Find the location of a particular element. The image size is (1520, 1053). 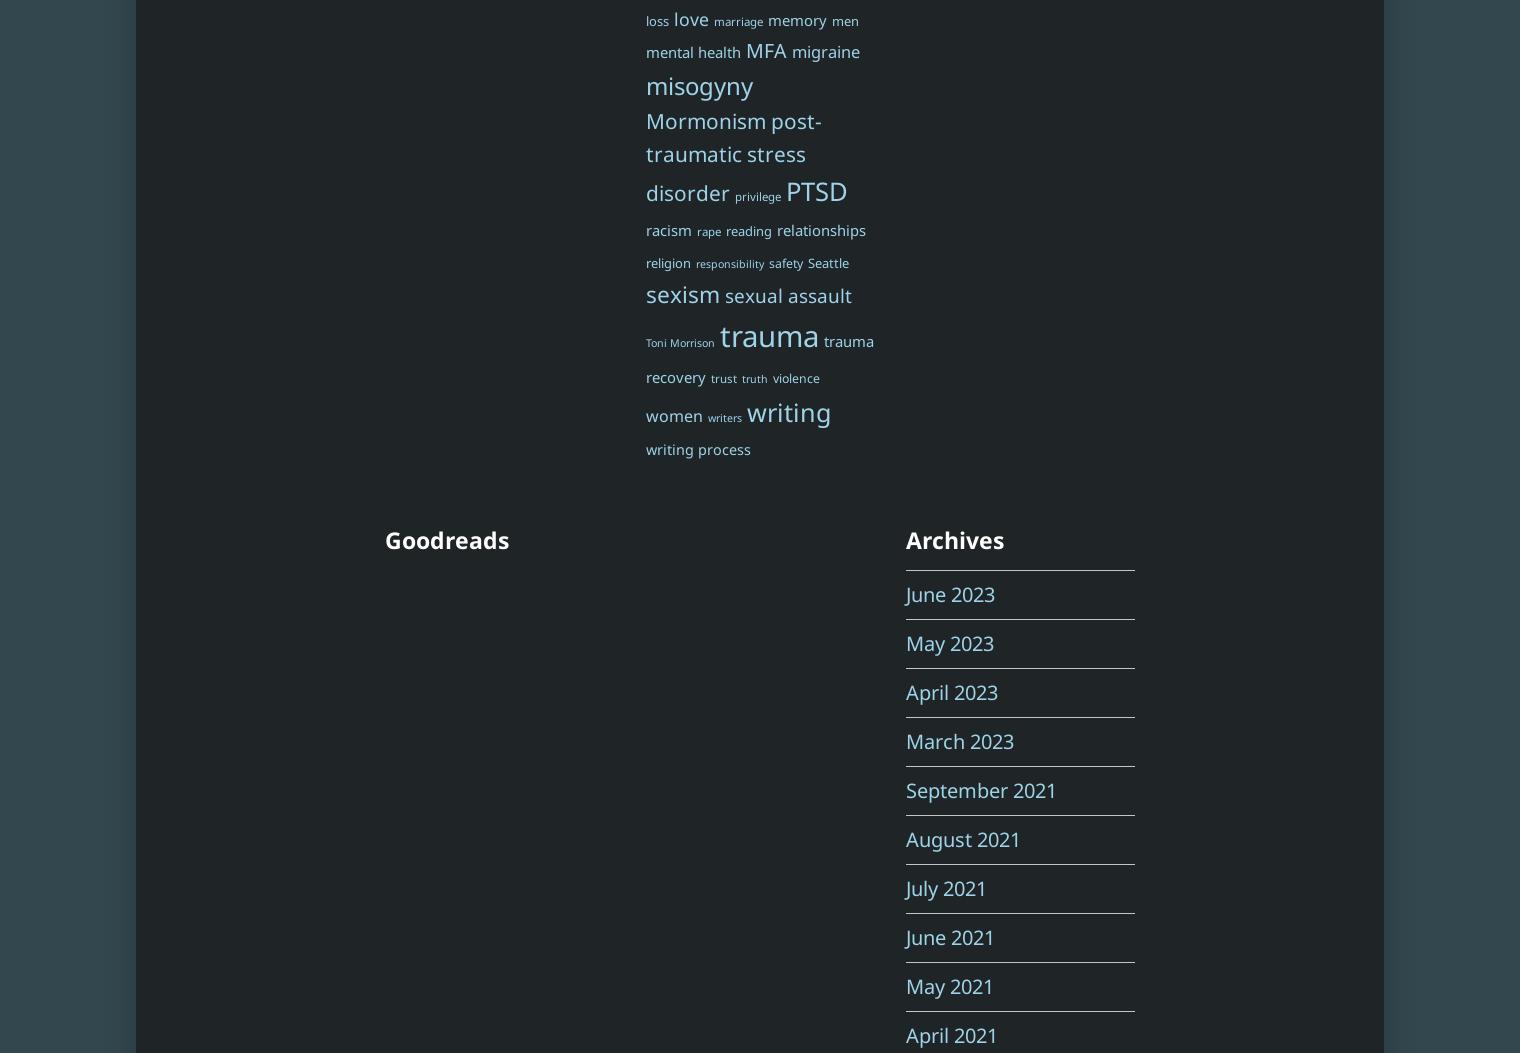

'Seattle' is located at coordinates (805, 260).